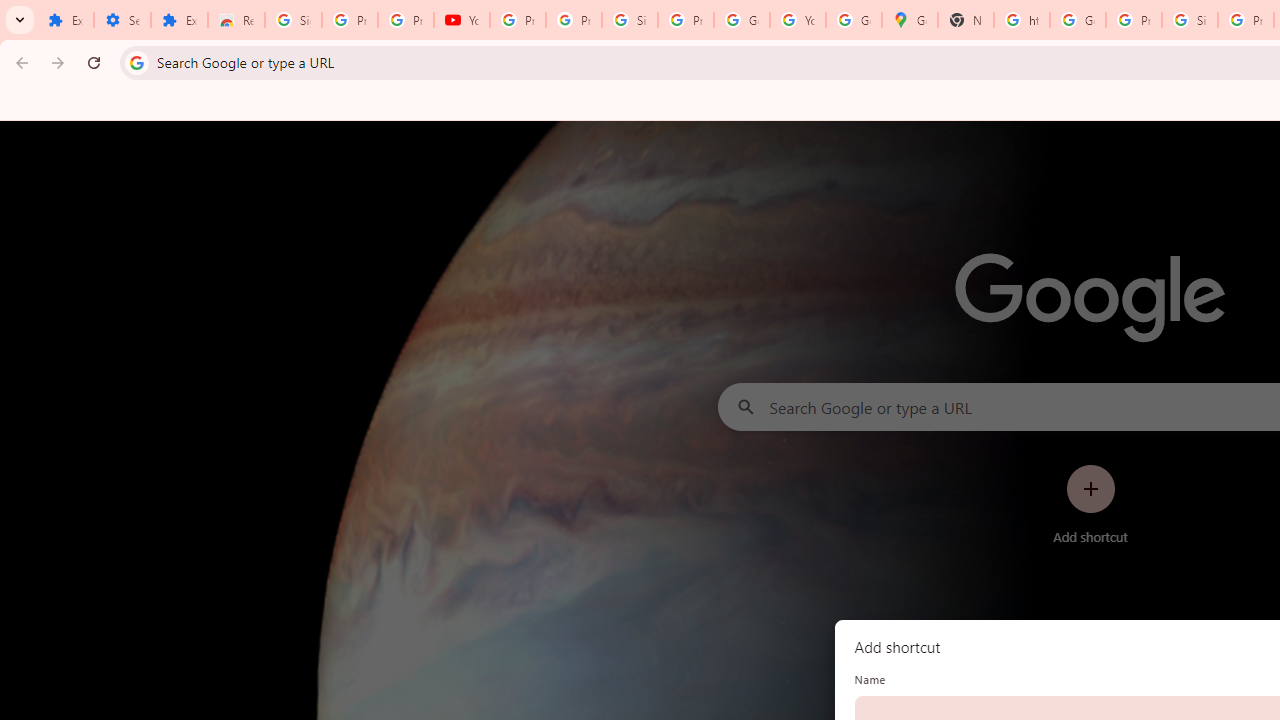 Image resolution: width=1280 pixels, height=720 pixels. I want to click on 'Google Maps', so click(909, 20).